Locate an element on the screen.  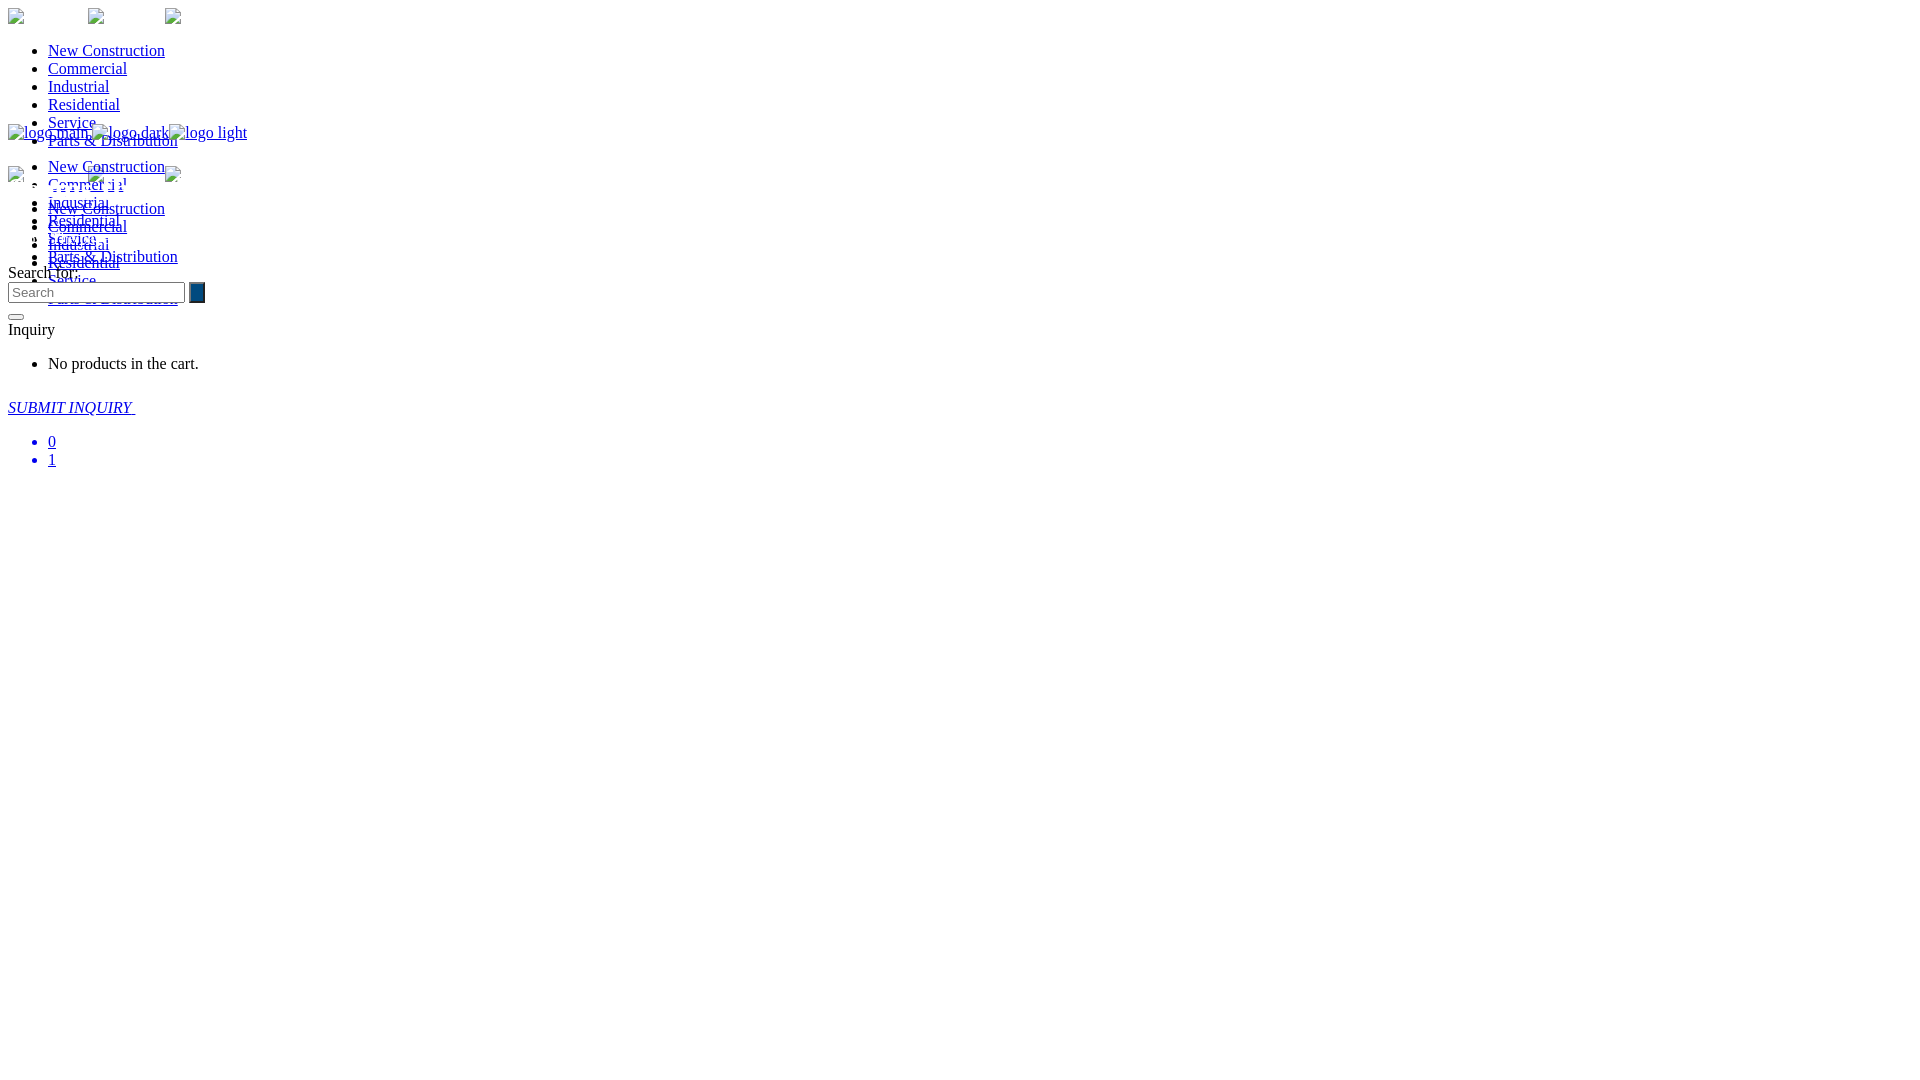
'Parts & Distribution' is located at coordinates (112, 298).